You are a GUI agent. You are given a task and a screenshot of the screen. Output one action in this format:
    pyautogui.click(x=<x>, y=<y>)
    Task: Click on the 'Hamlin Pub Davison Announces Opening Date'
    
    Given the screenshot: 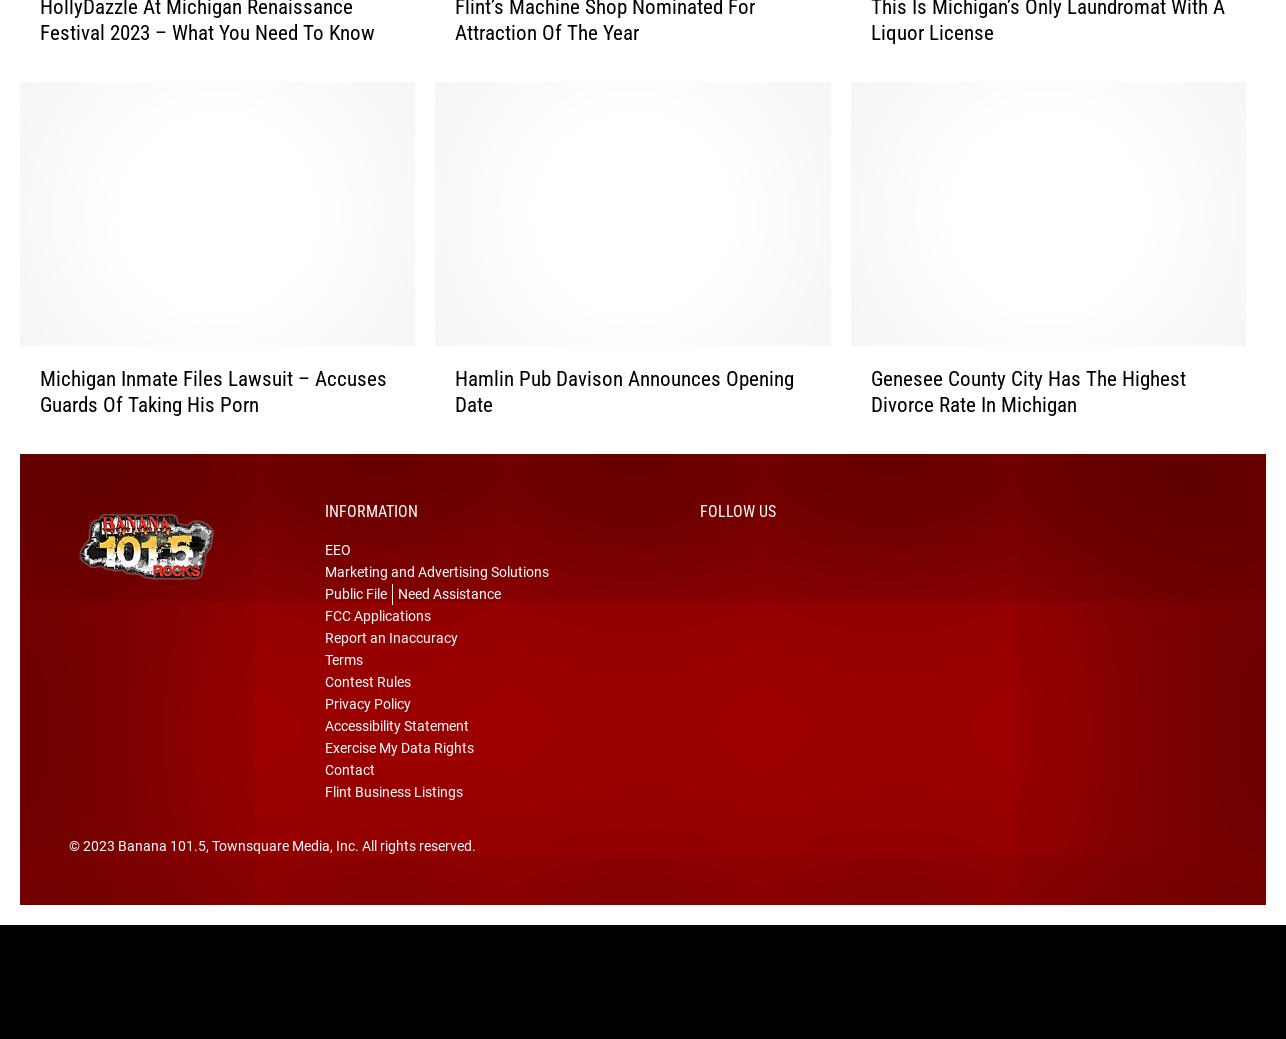 What is the action you would take?
    pyautogui.click(x=623, y=416)
    